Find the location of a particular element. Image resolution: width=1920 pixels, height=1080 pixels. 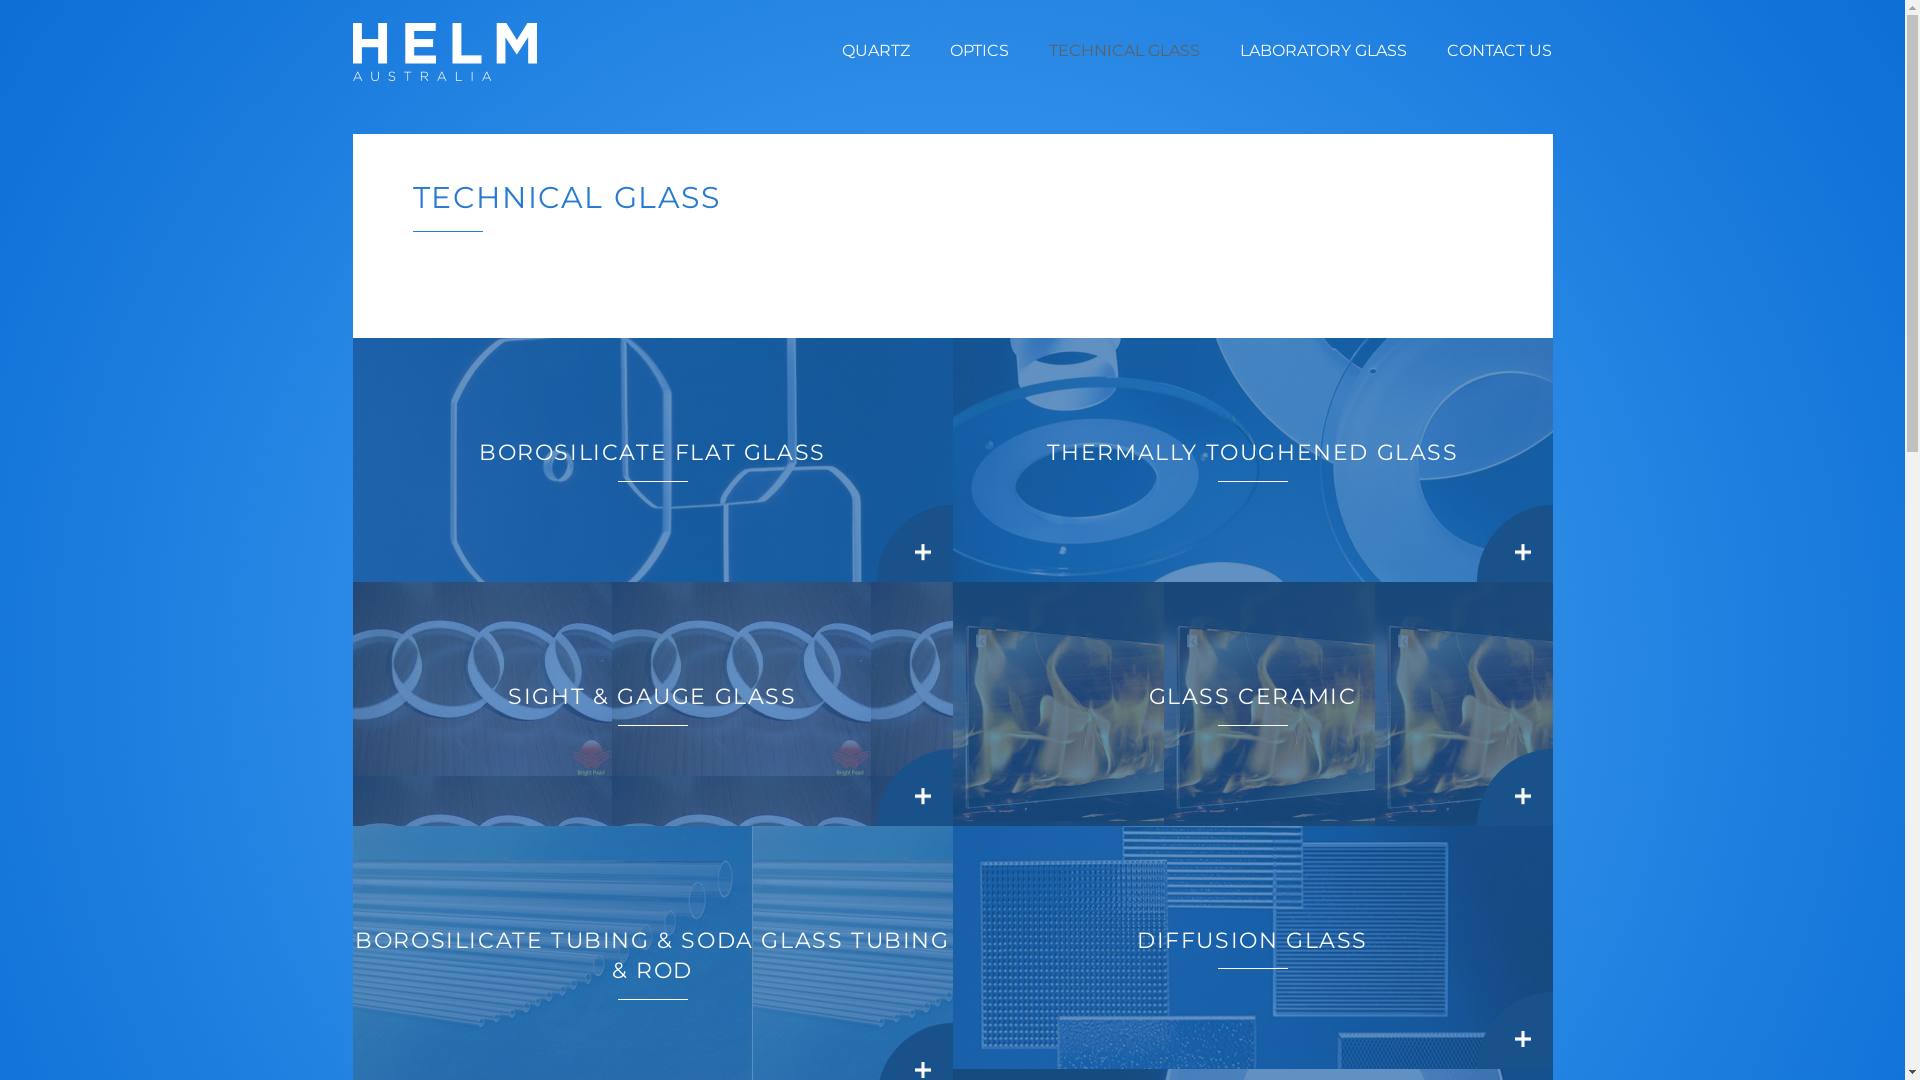

'OPTICS' is located at coordinates (979, 49).